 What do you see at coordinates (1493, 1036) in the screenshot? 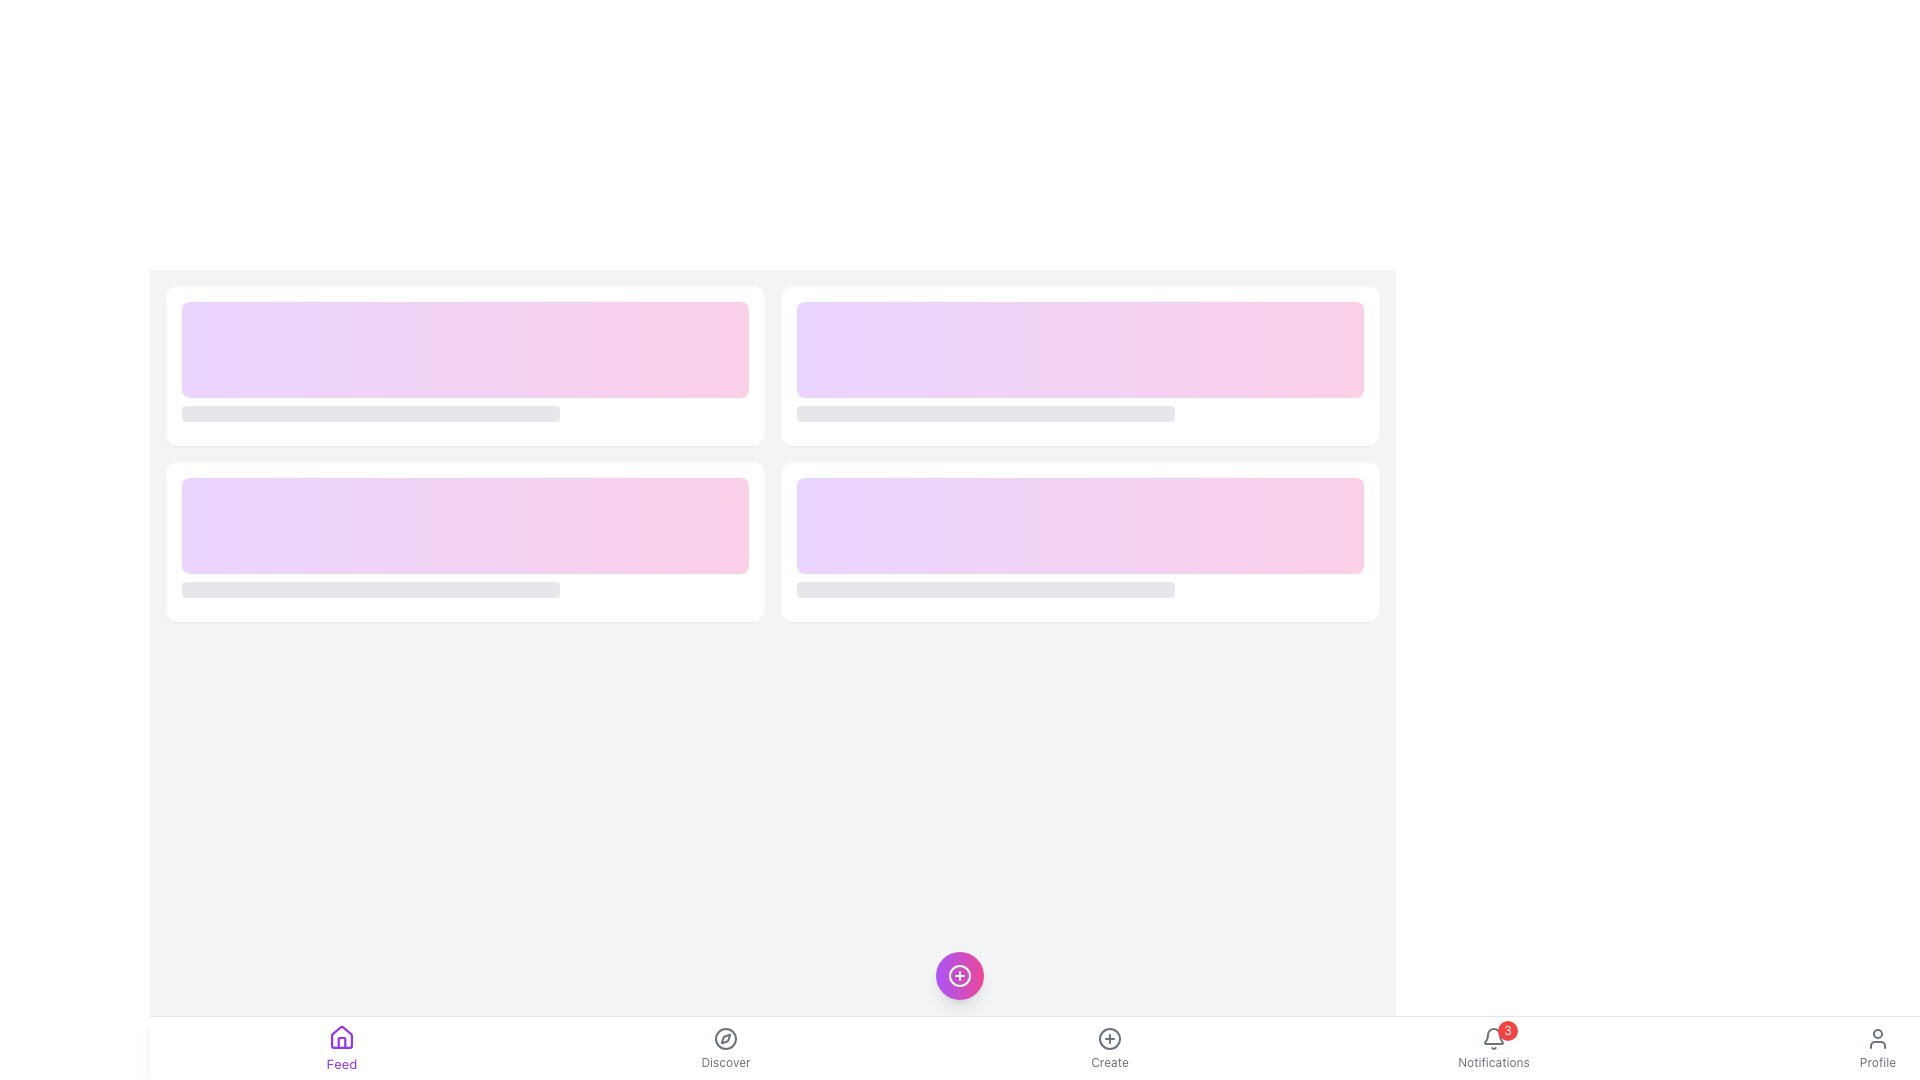
I see `the bell icon in the Notifications area of the bottom navigation bar` at bounding box center [1493, 1036].